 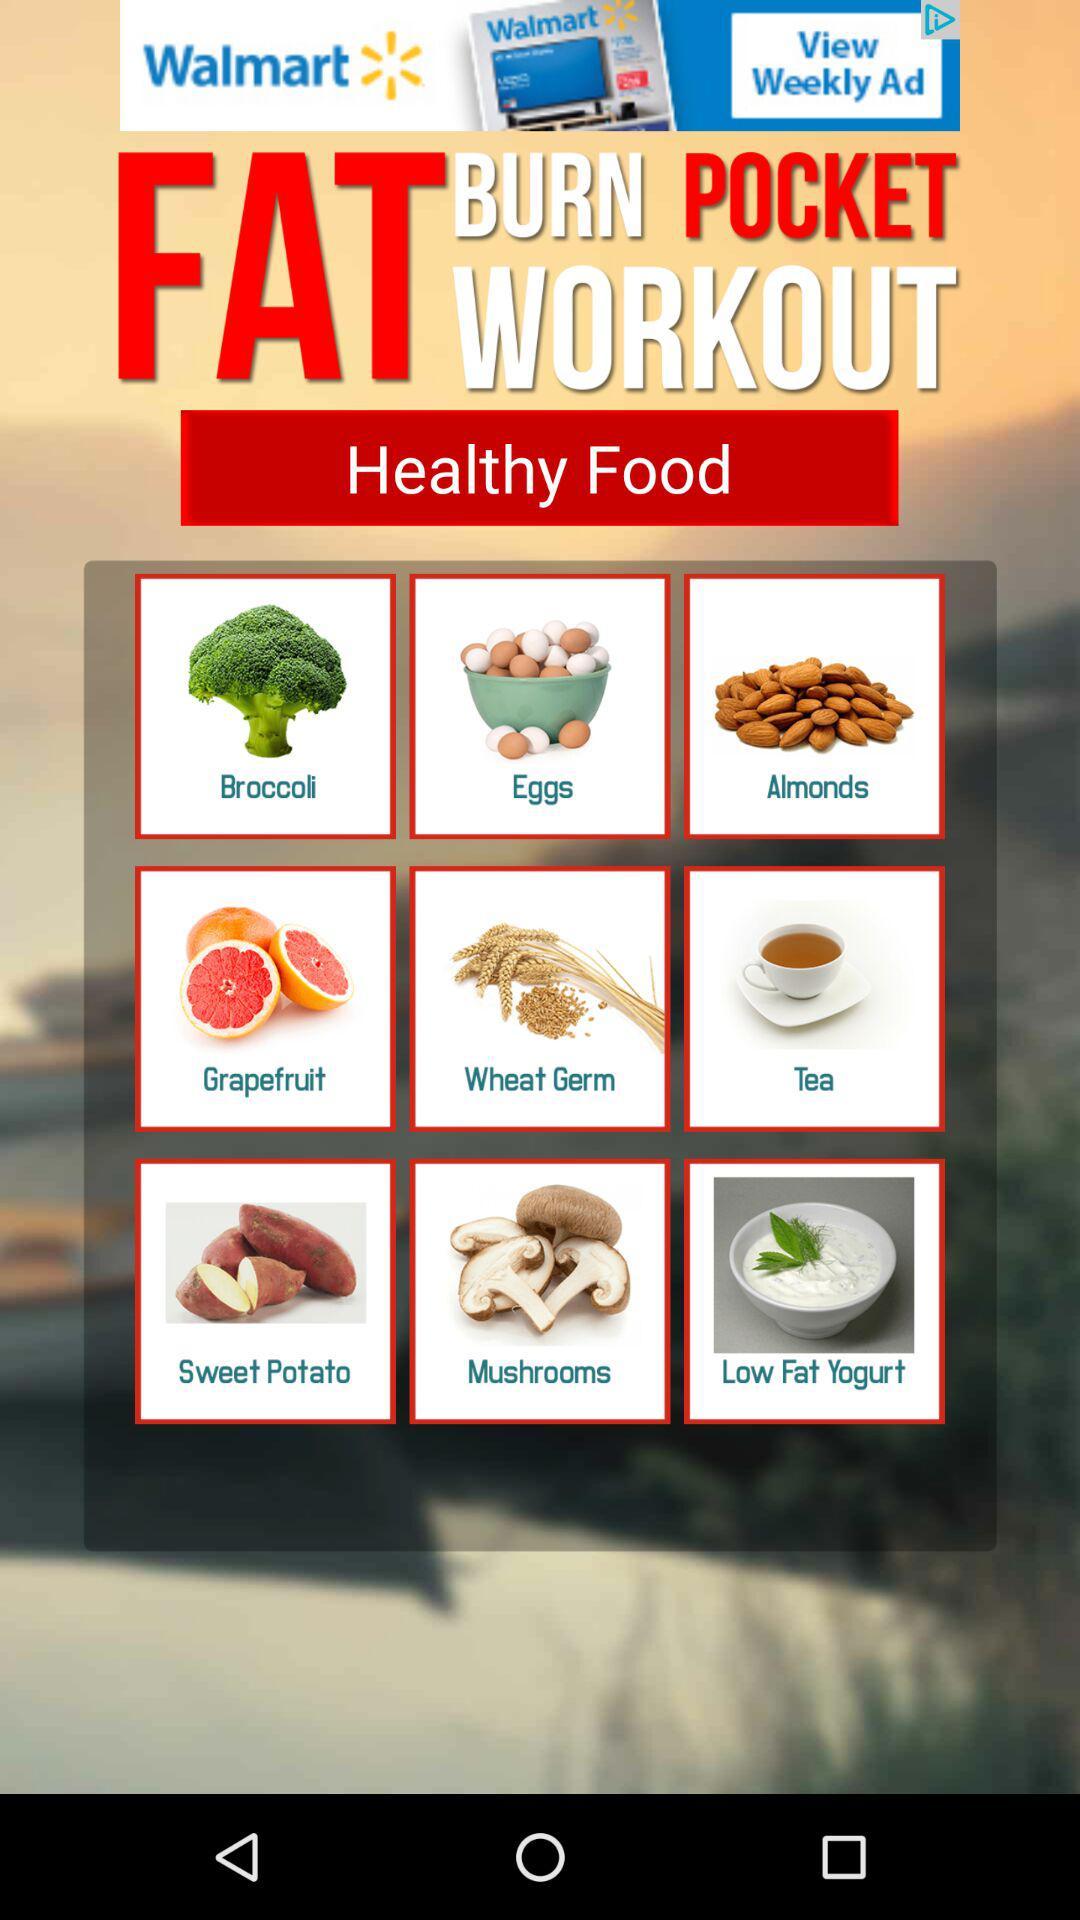 What do you see at coordinates (814, 998) in the screenshot?
I see `the food` at bounding box center [814, 998].